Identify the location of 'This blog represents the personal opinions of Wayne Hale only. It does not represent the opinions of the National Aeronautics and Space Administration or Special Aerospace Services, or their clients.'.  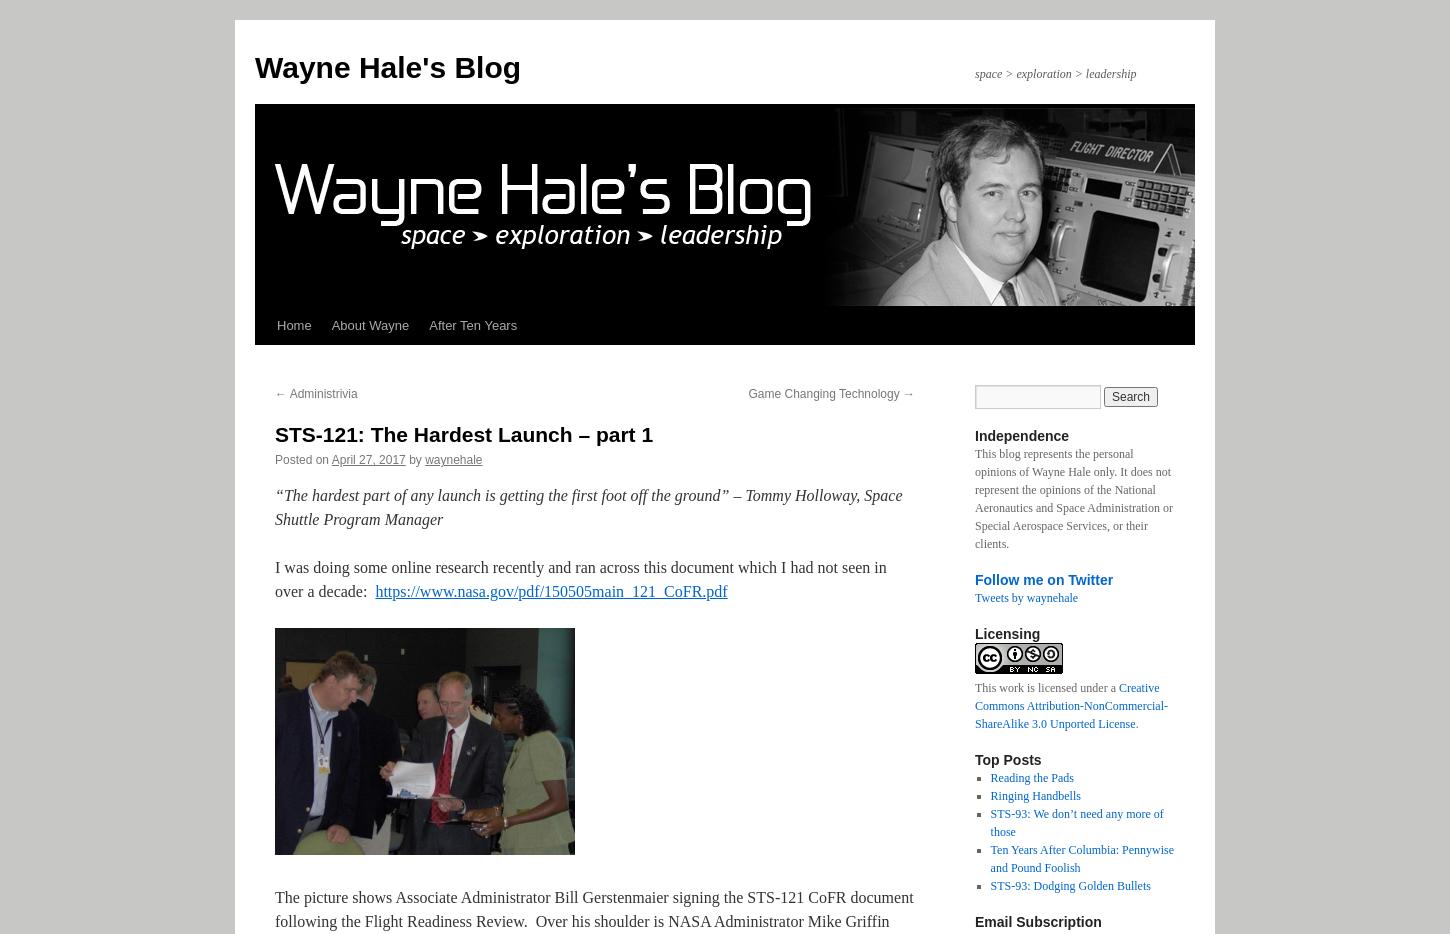
(1073, 498).